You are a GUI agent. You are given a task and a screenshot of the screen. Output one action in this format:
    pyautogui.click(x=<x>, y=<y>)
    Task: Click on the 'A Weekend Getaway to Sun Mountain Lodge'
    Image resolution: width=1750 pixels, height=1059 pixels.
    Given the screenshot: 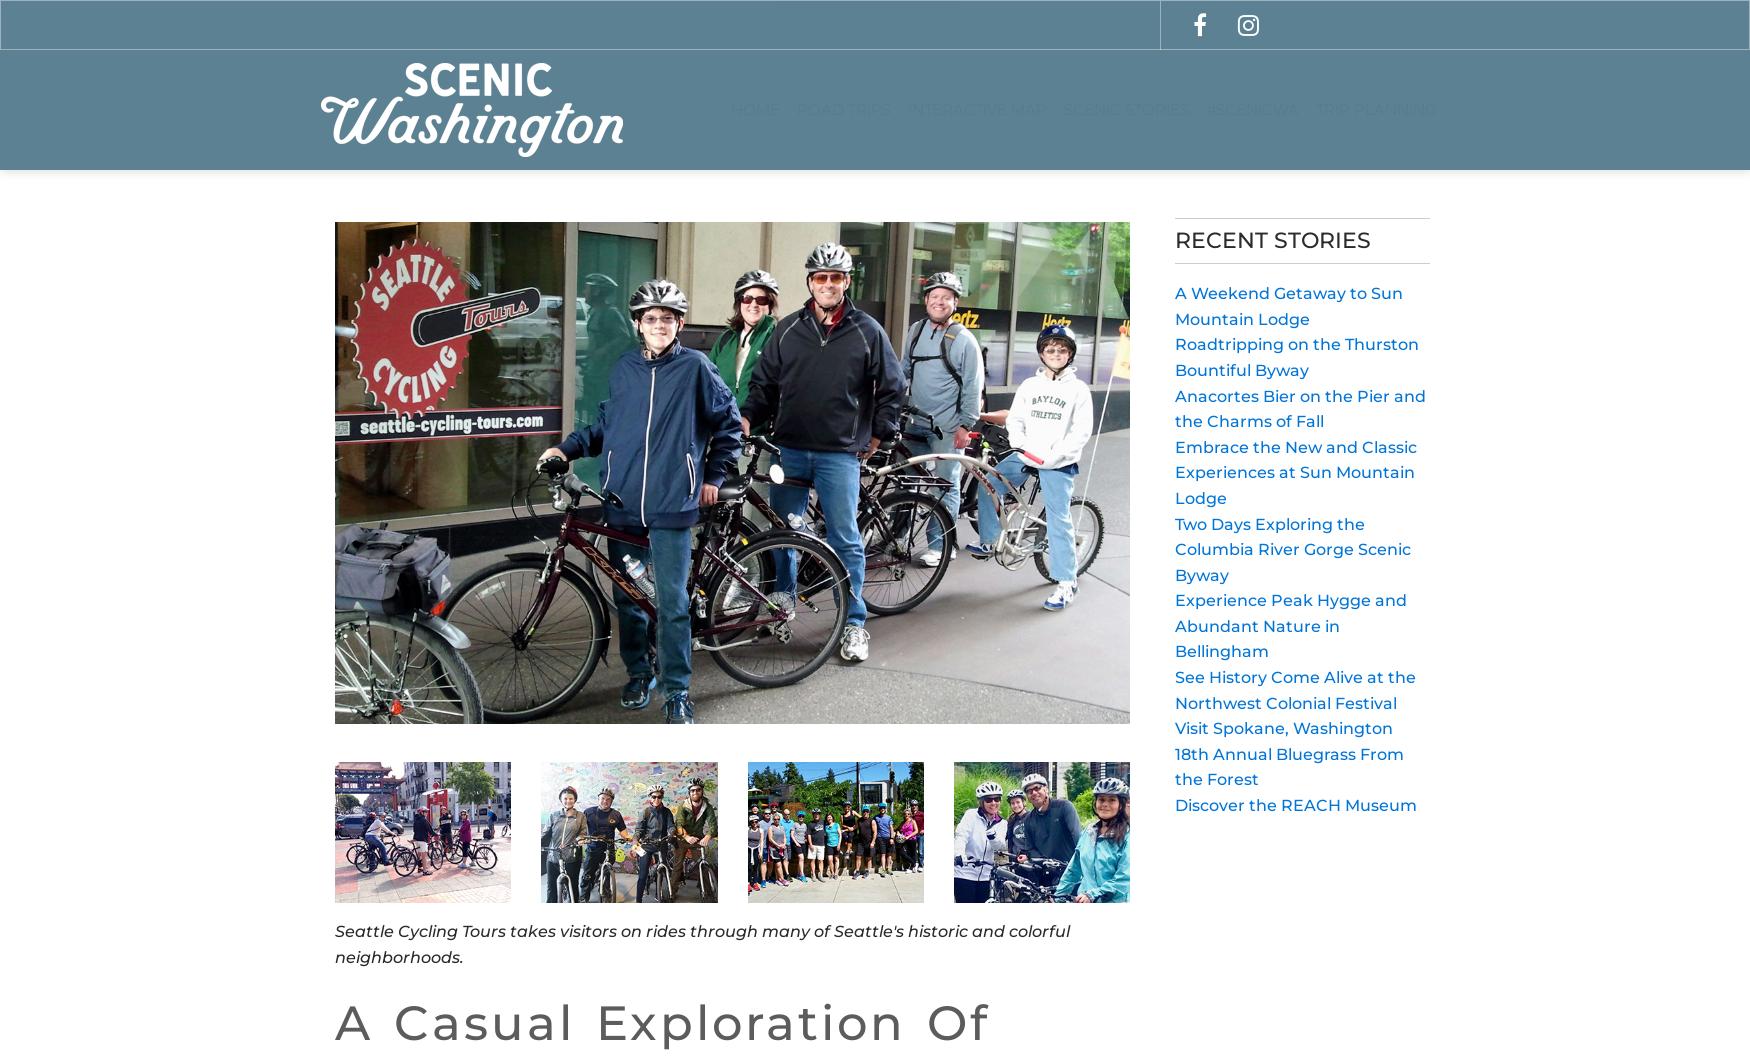 What is the action you would take?
    pyautogui.click(x=1173, y=306)
    